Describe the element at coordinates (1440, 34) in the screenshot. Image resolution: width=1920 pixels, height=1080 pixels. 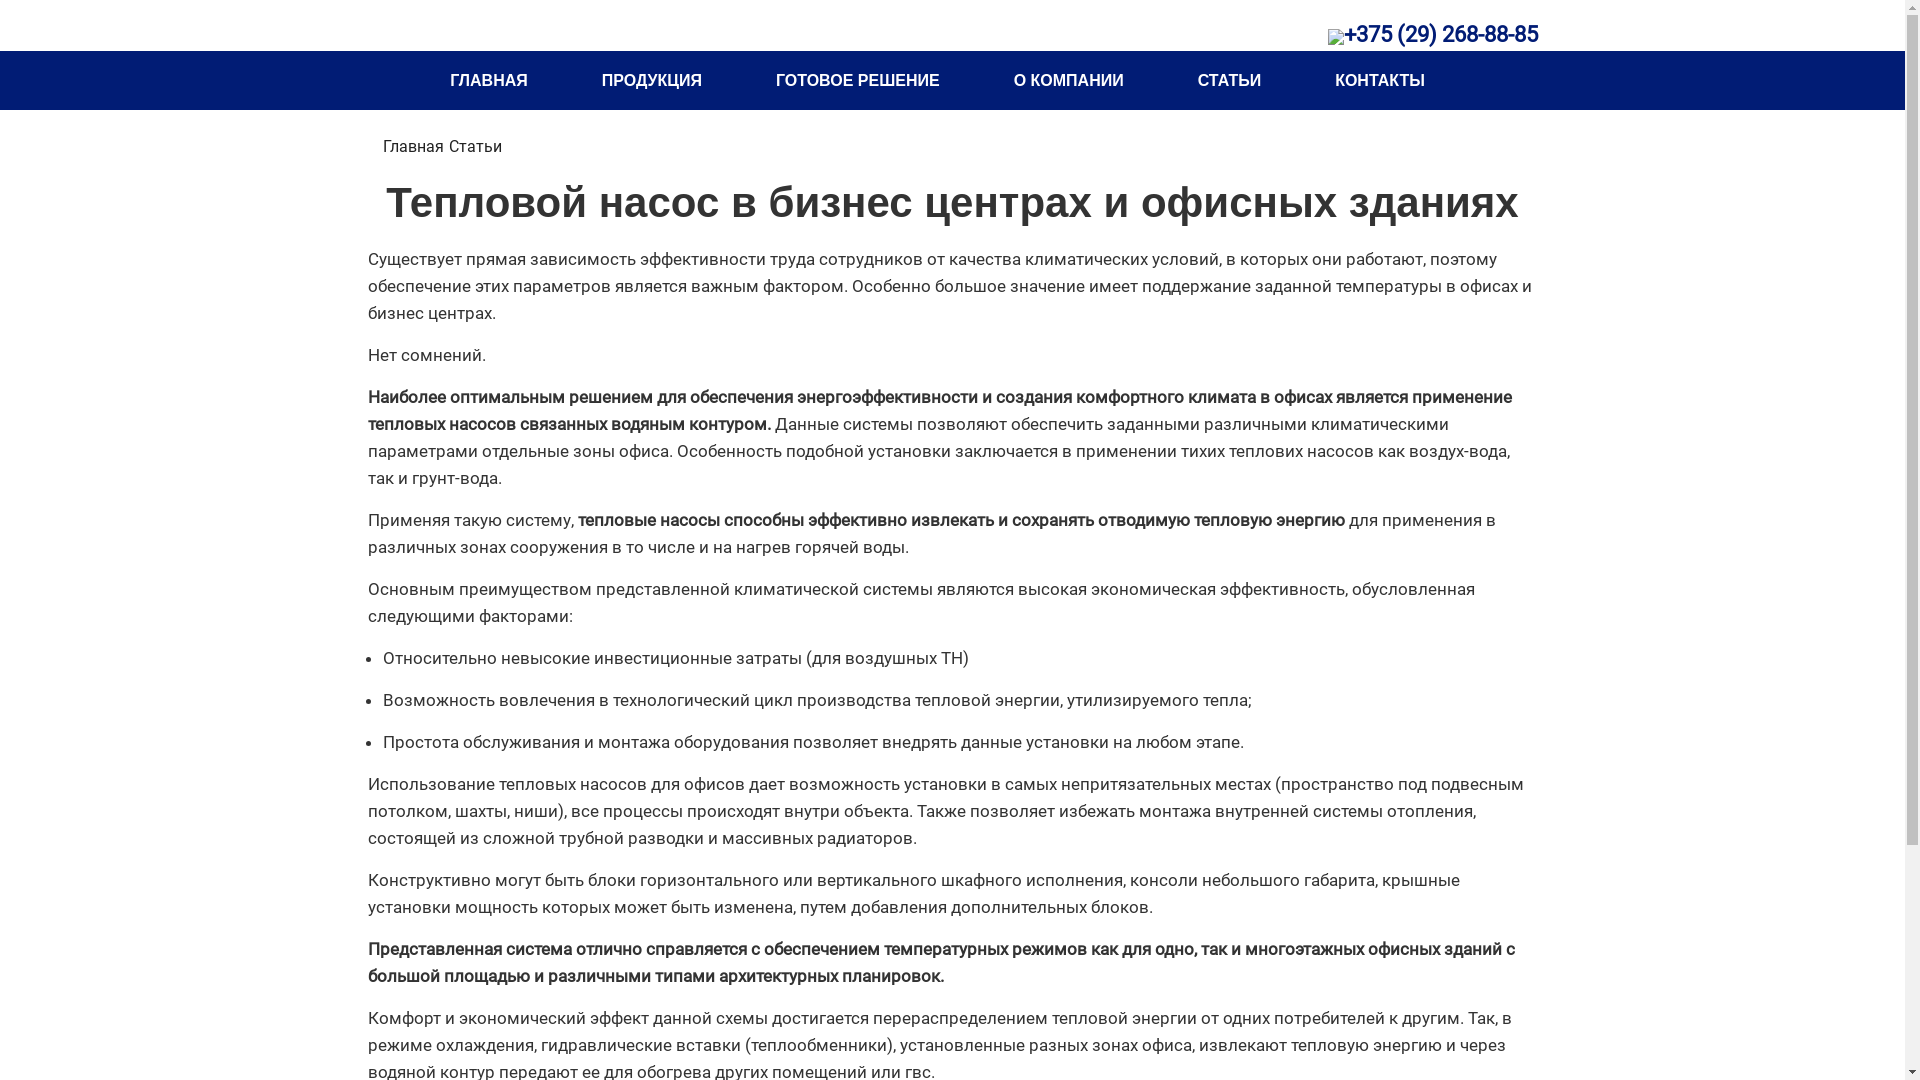
I see `'+375 (29) 268-88-85'` at that location.